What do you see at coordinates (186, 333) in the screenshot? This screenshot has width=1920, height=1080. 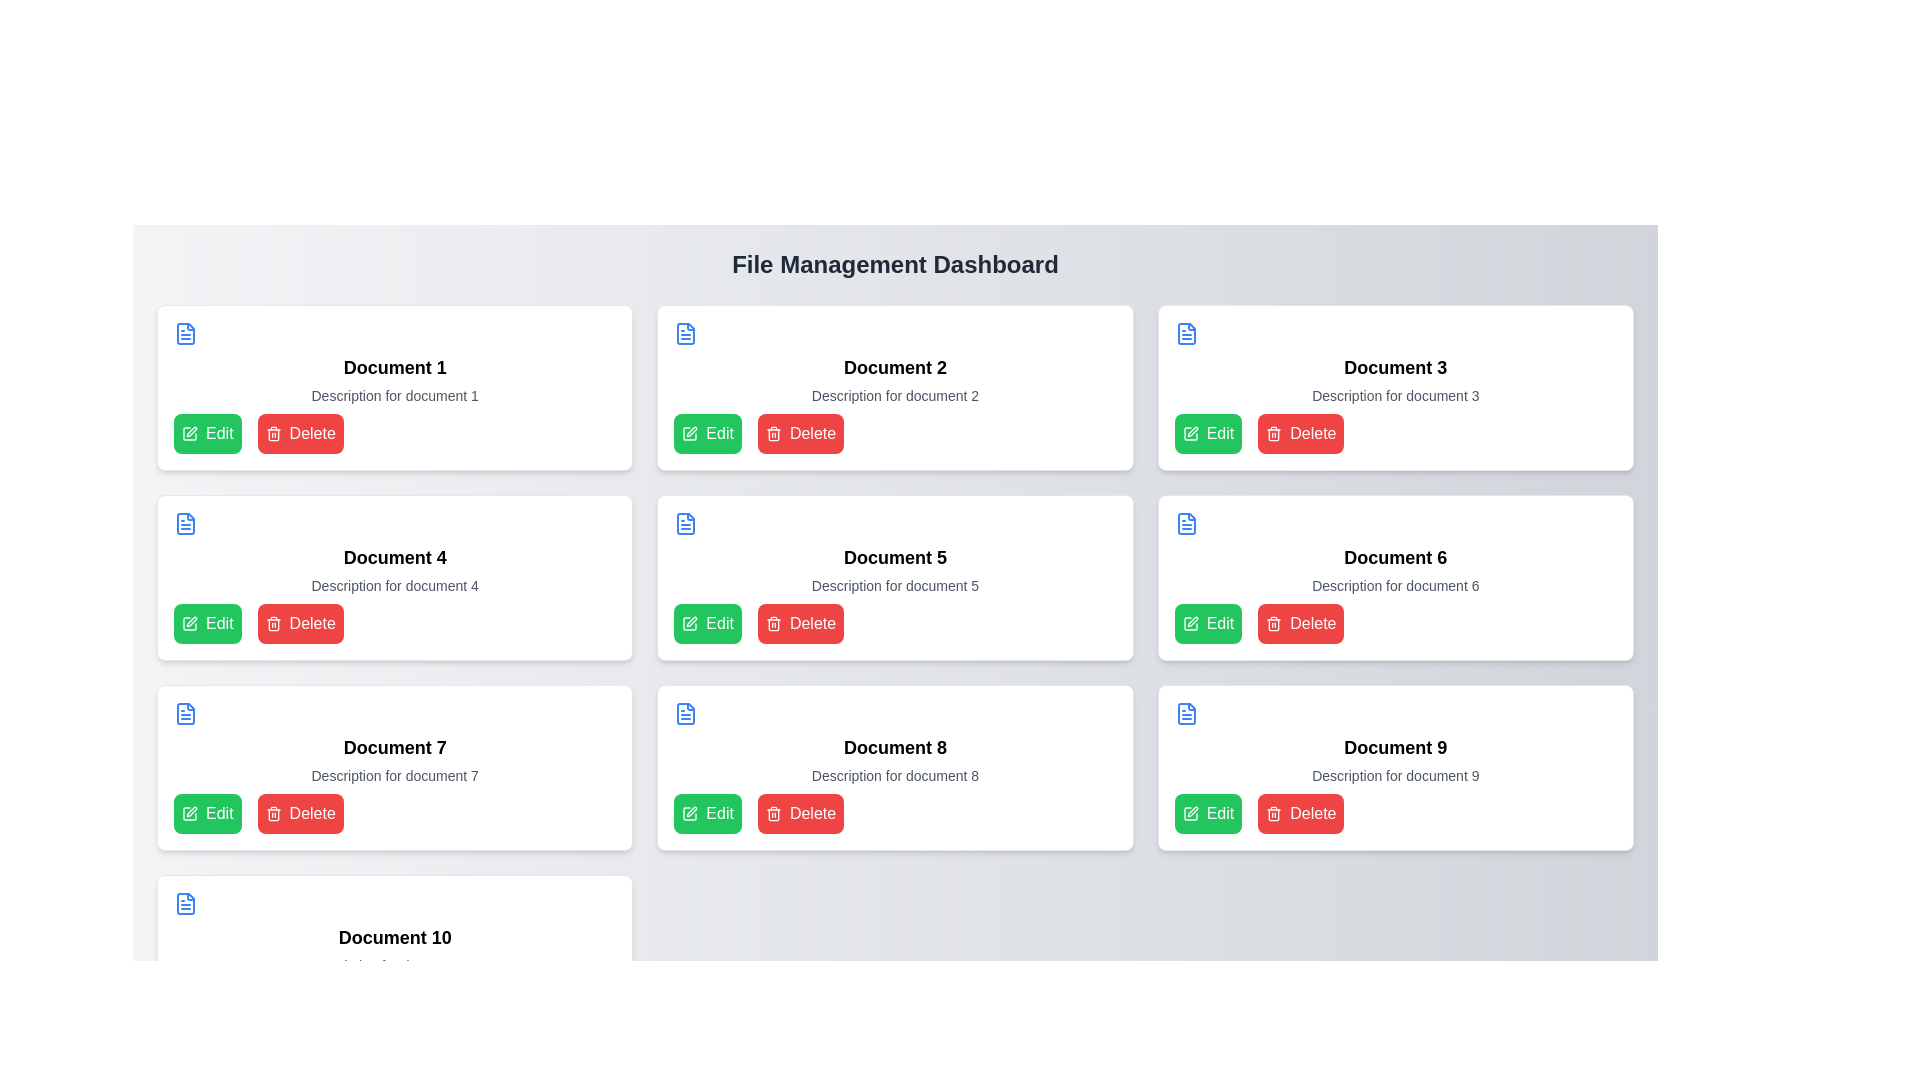 I see `the SVG document icon representing 'Document 1'` at bounding box center [186, 333].